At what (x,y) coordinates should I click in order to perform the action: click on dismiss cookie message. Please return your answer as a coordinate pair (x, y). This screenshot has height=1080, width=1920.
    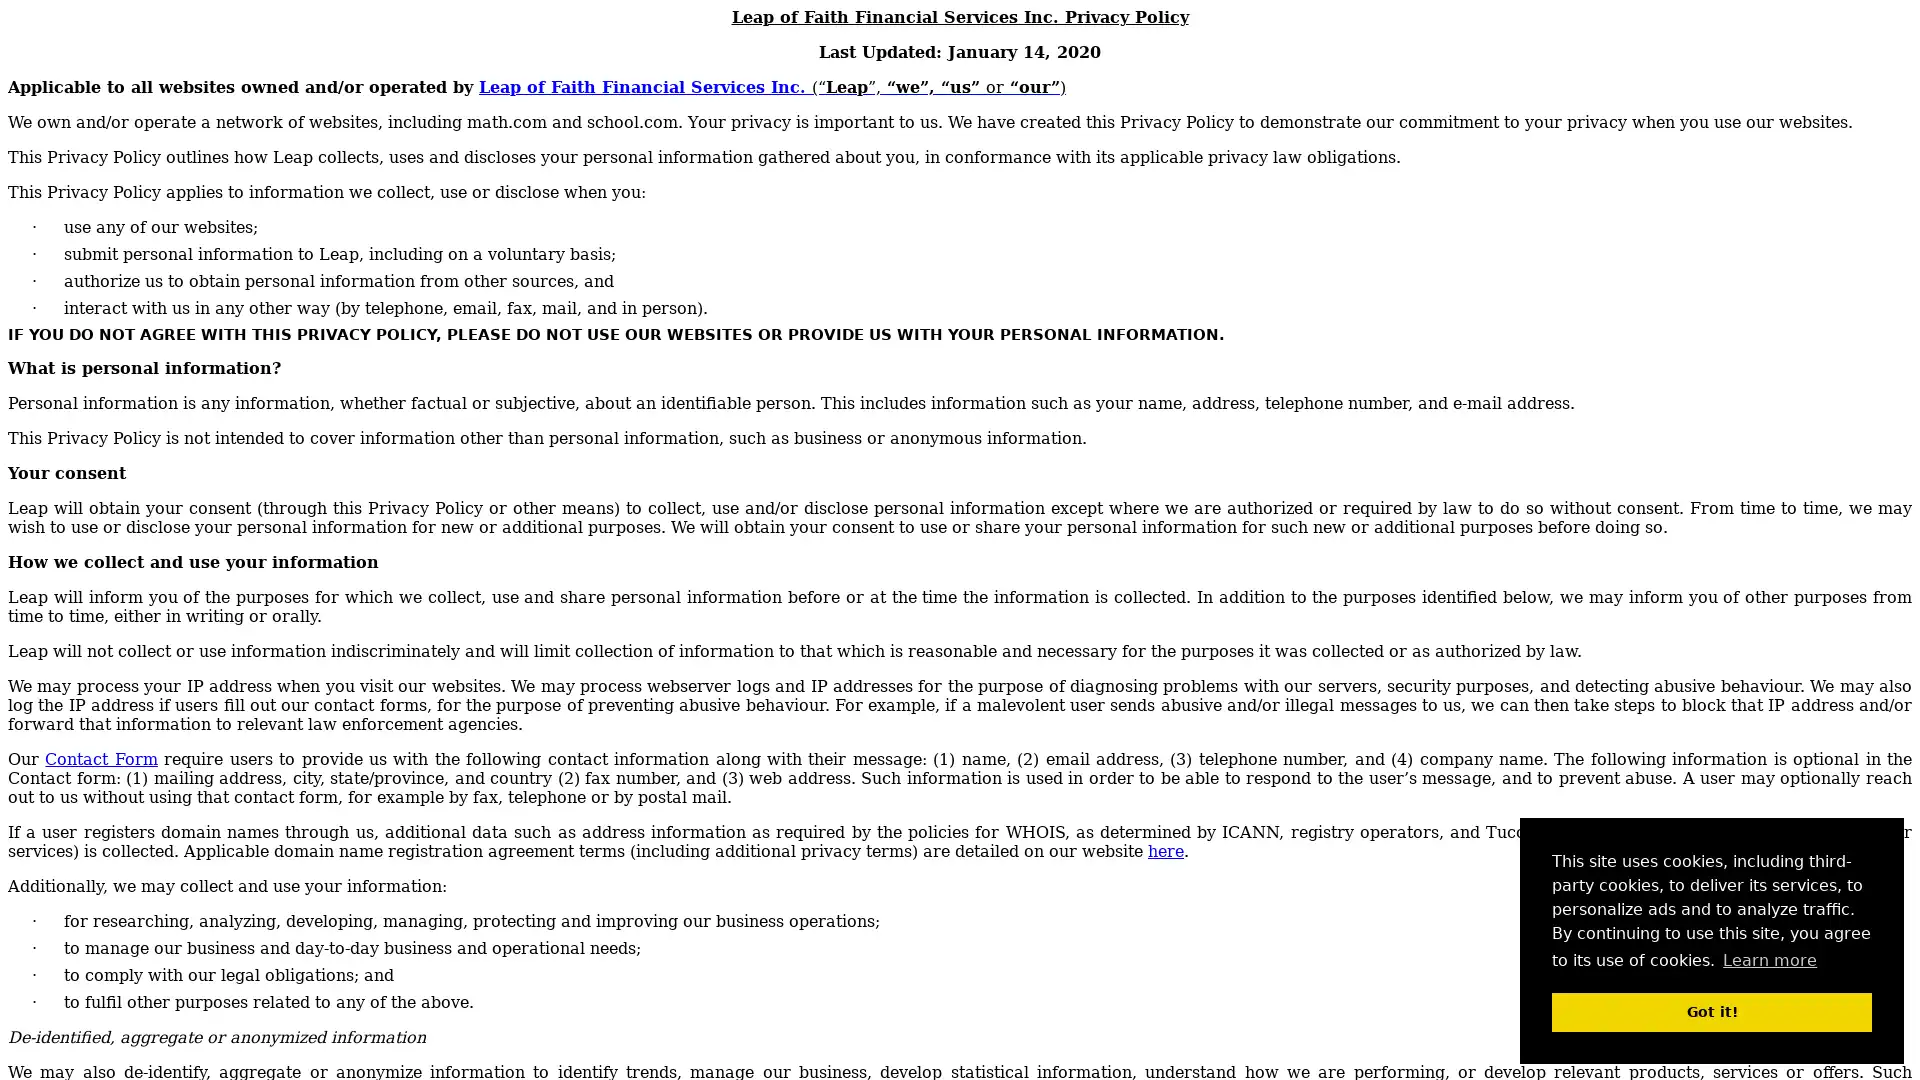
    Looking at the image, I should click on (1711, 1011).